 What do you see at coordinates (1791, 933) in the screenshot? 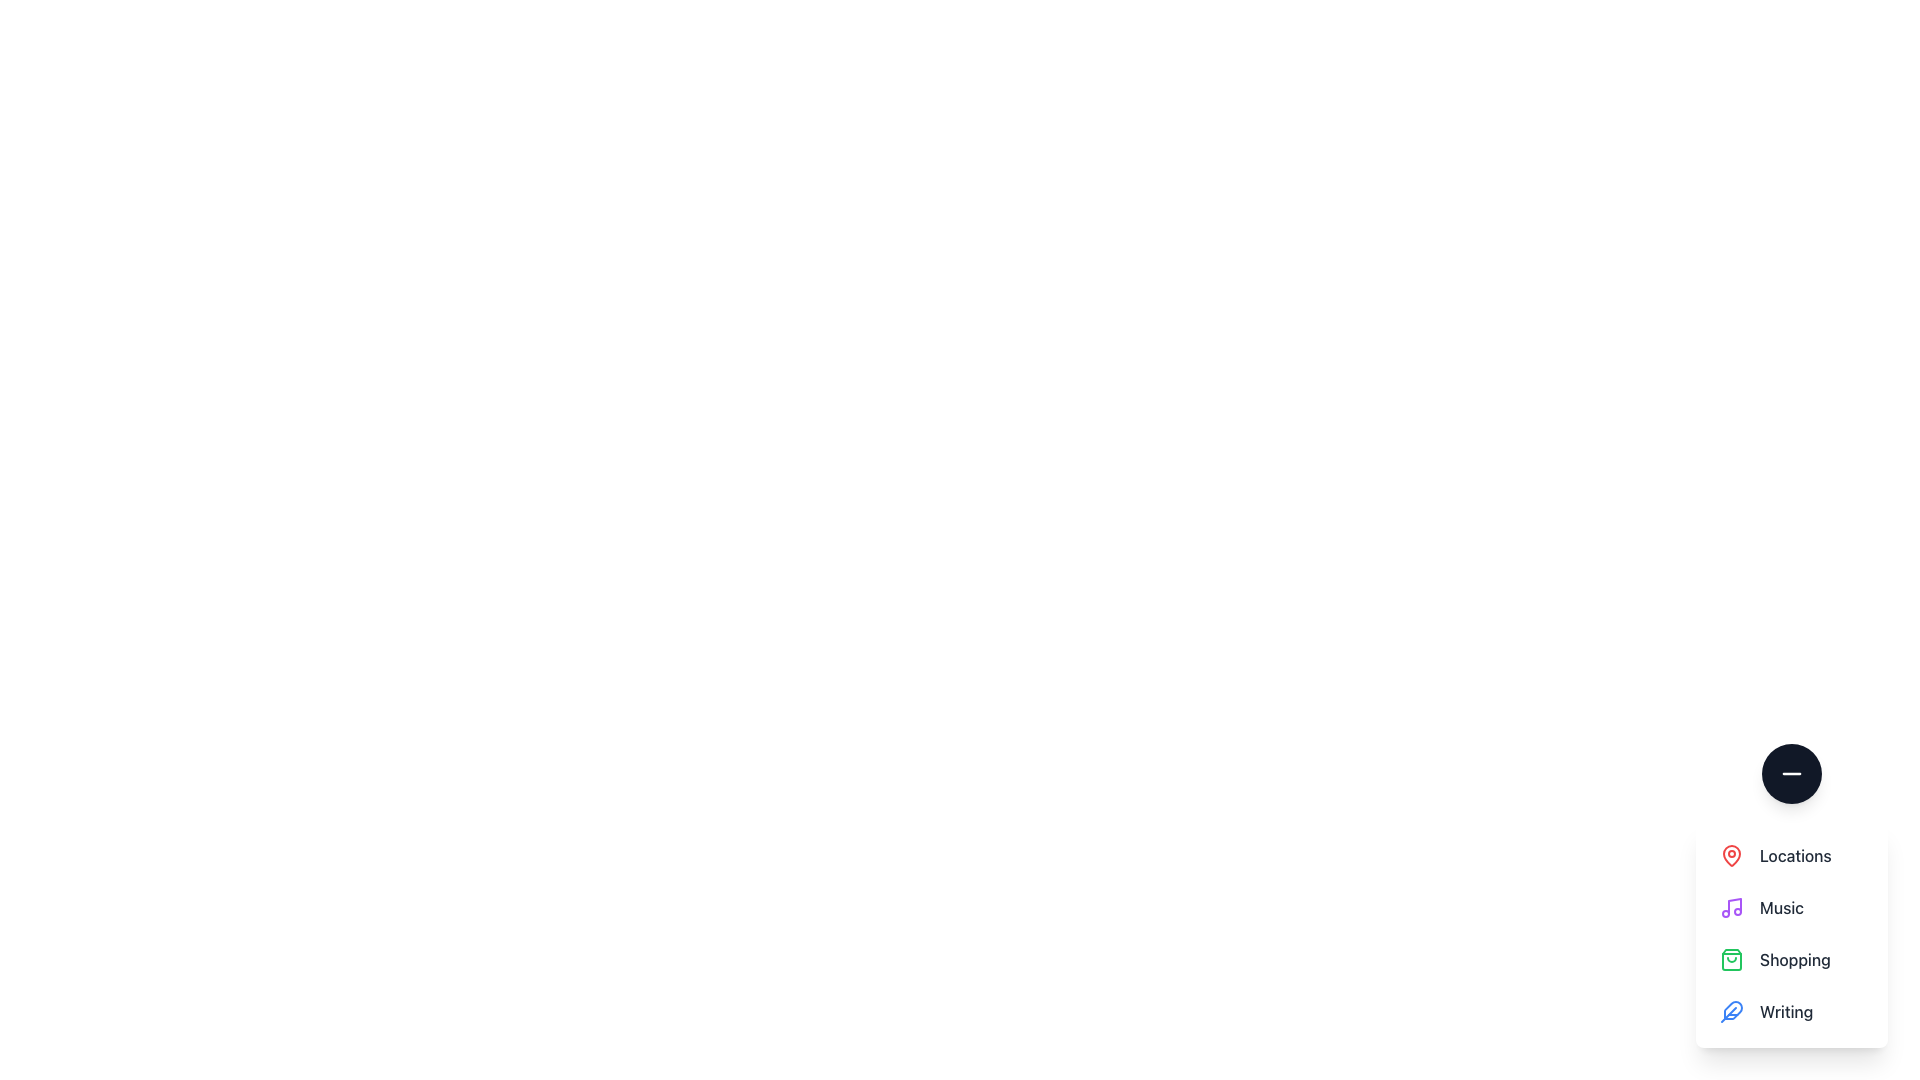
I see `the 'Locations' option in the vertical navigation menu` at bounding box center [1791, 933].